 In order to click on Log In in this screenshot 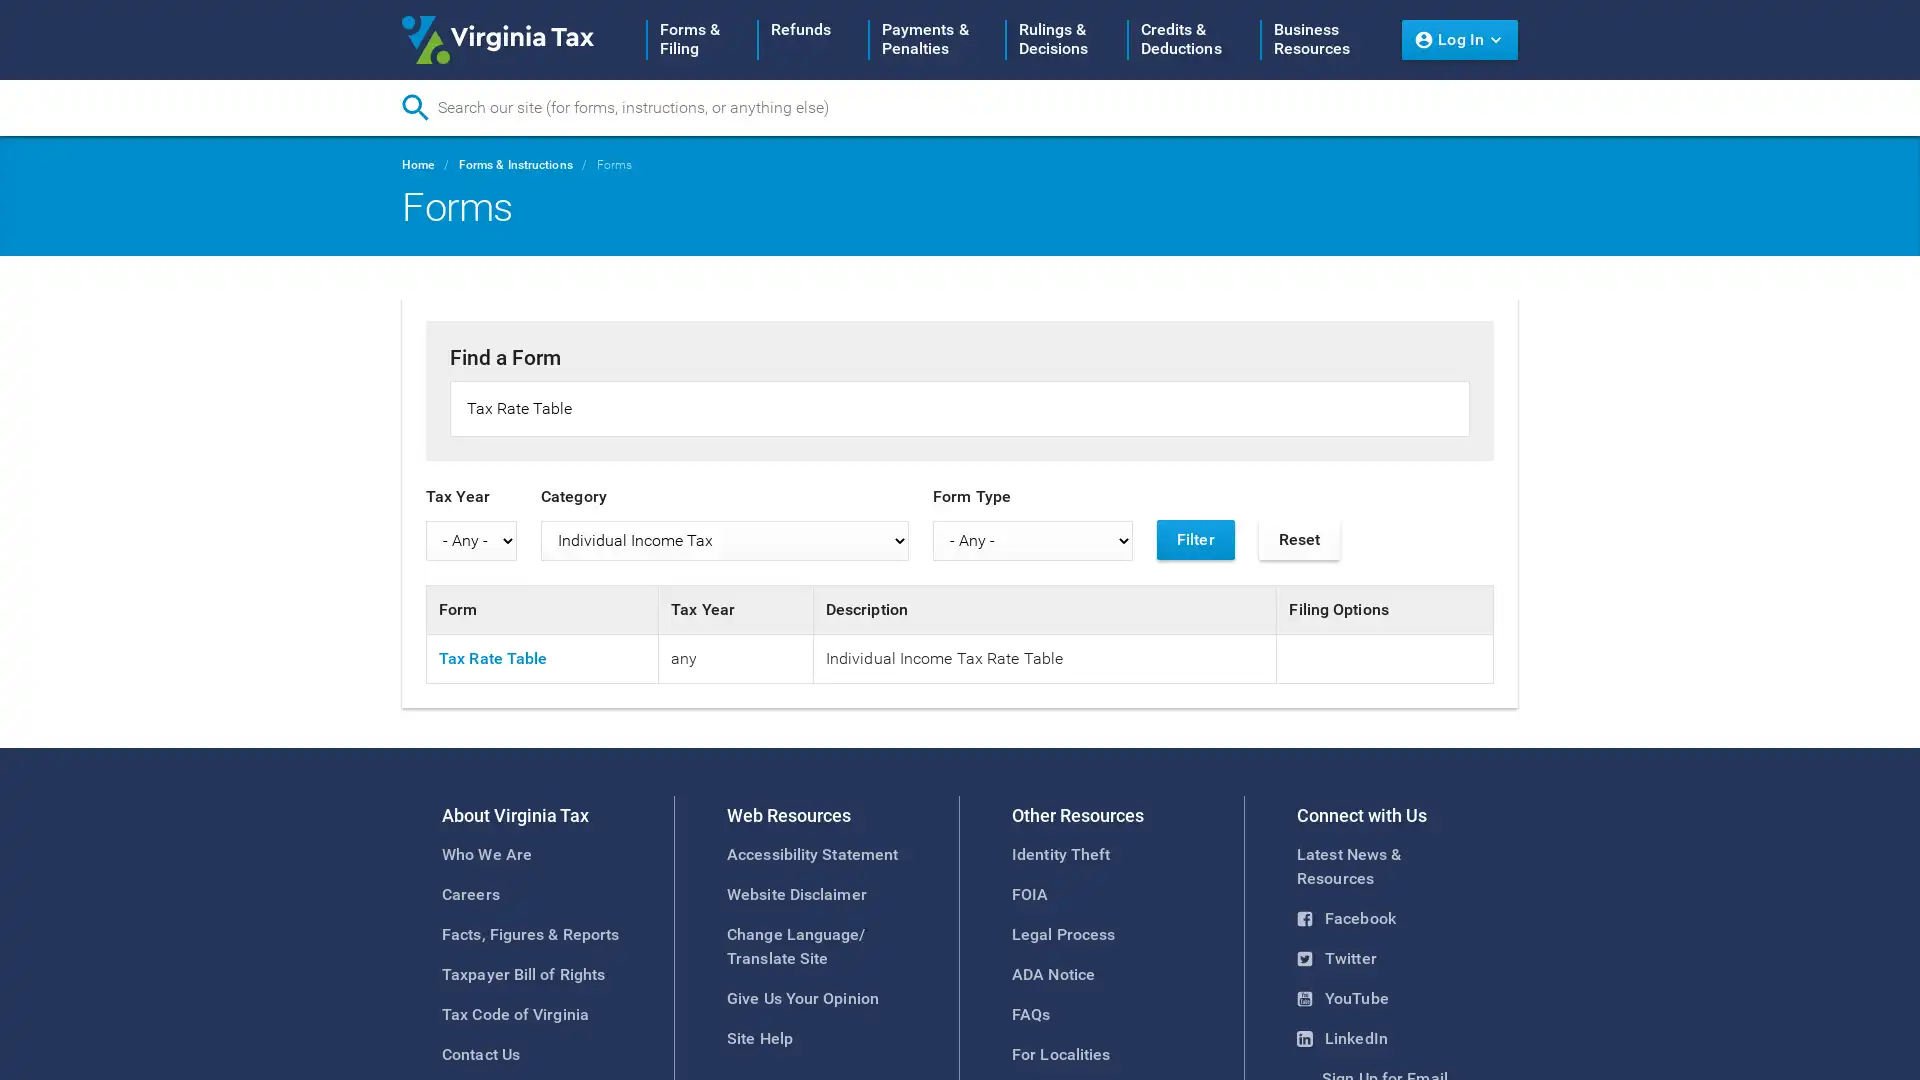, I will do `click(1459, 39)`.